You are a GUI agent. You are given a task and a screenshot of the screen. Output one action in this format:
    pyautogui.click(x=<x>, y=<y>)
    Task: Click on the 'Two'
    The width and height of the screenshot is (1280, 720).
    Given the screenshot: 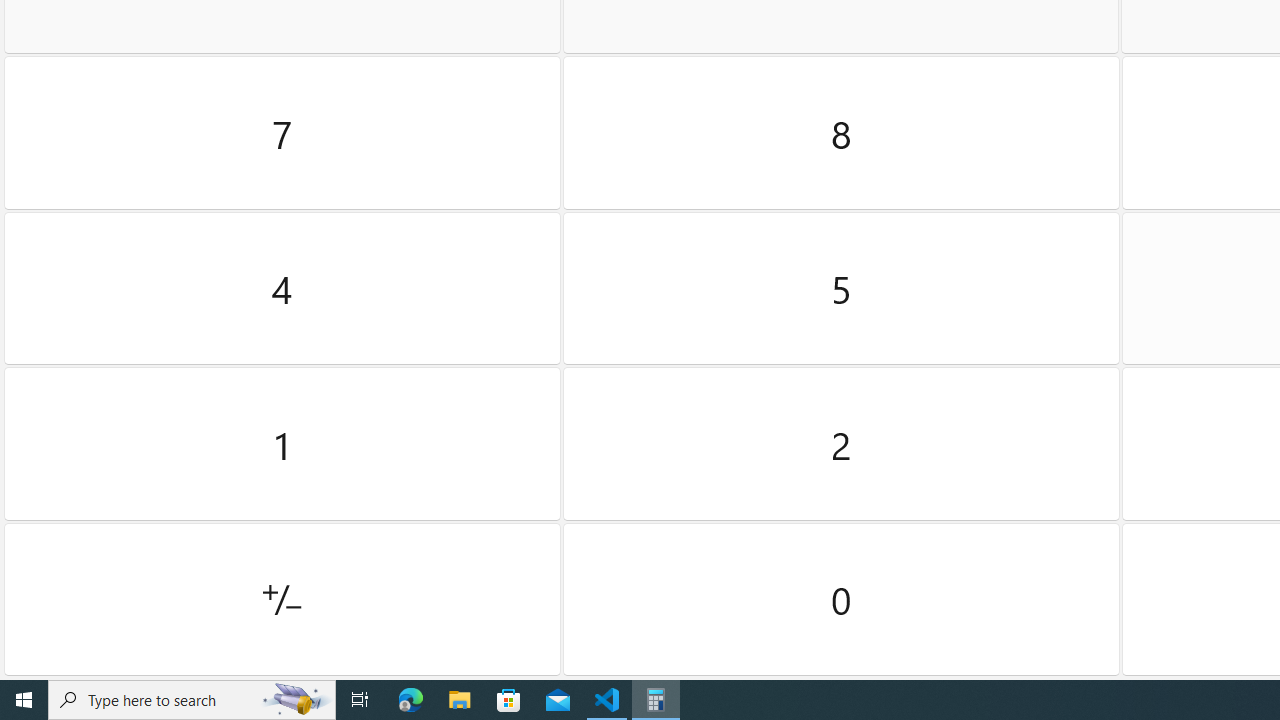 What is the action you would take?
    pyautogui.click(x=841, y=443)
    